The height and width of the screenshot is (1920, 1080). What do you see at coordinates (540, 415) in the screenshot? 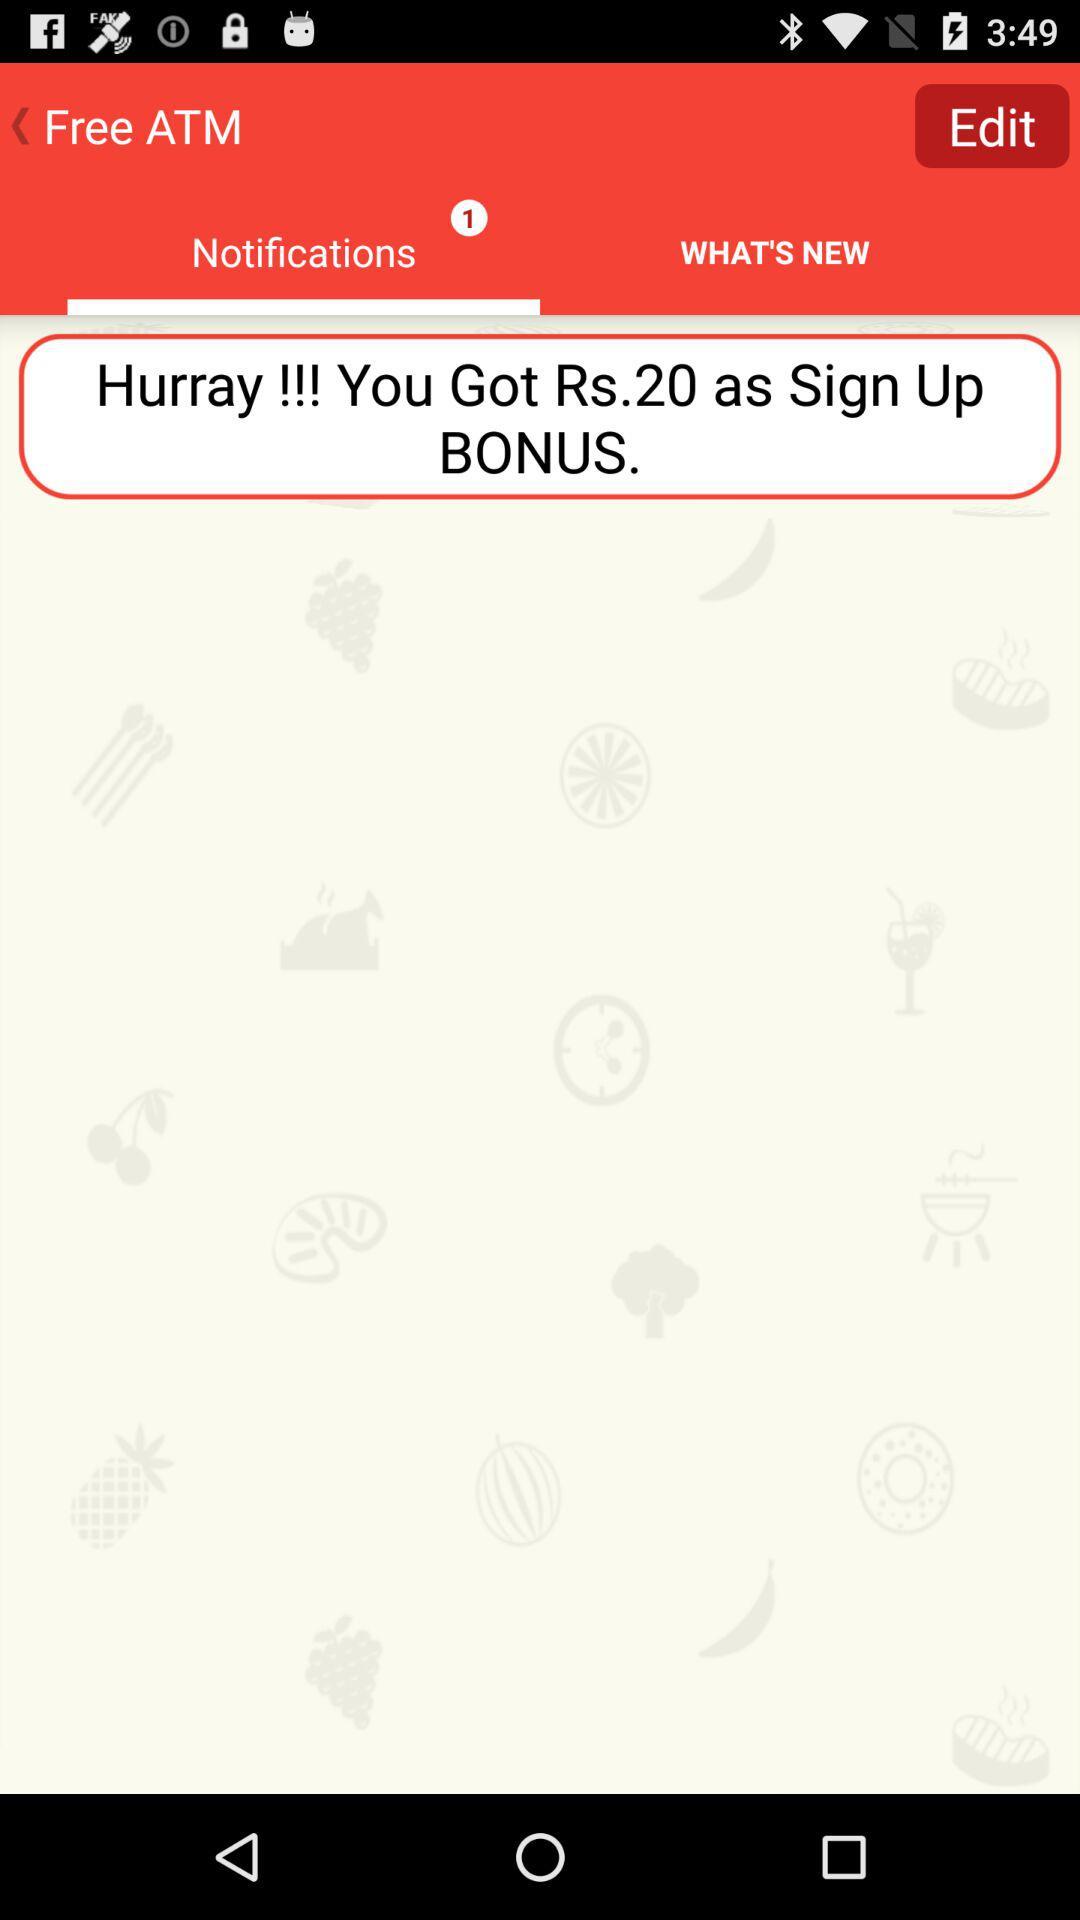
I see `the hurray you got` at bounding box center [540, 415].